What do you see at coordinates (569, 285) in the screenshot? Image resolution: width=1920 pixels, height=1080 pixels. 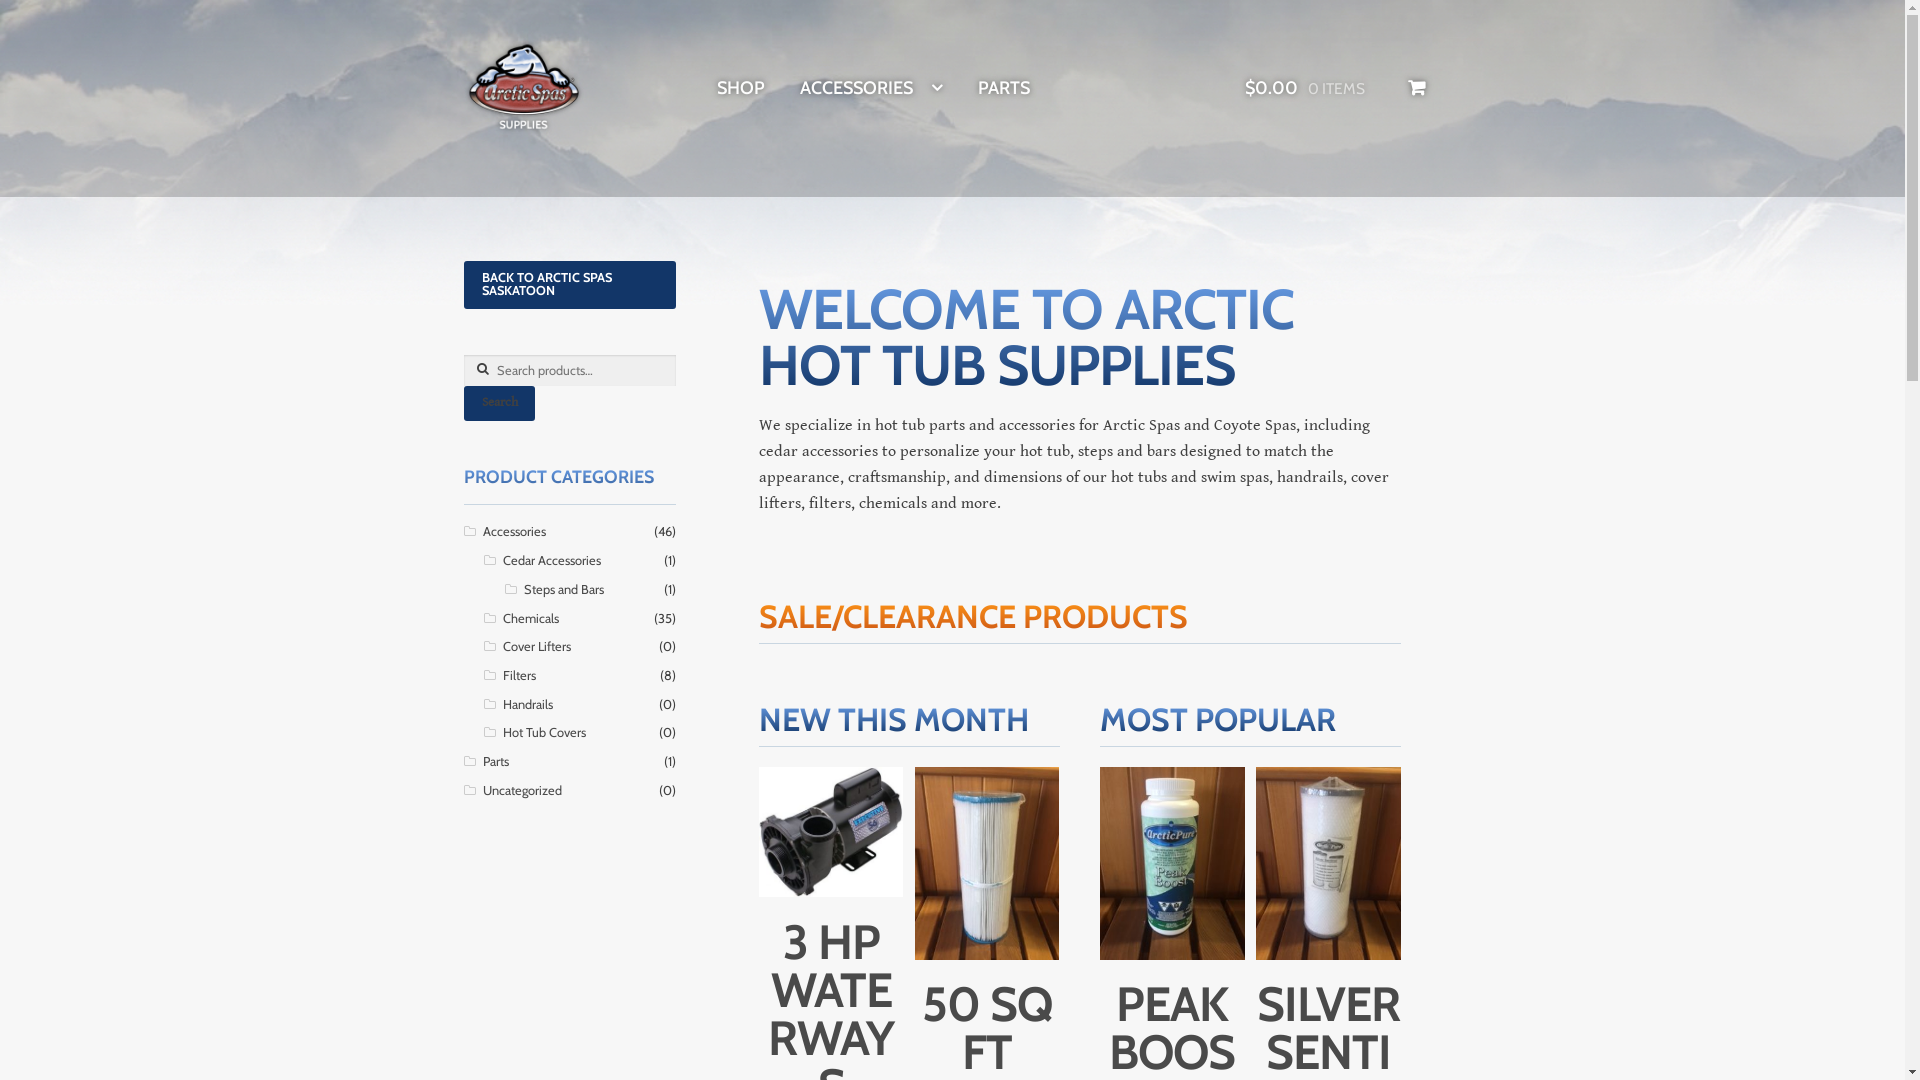 I see `'BACK TO ARCTIC SPAS SASKATOON'` at bounding box center [569, 285].